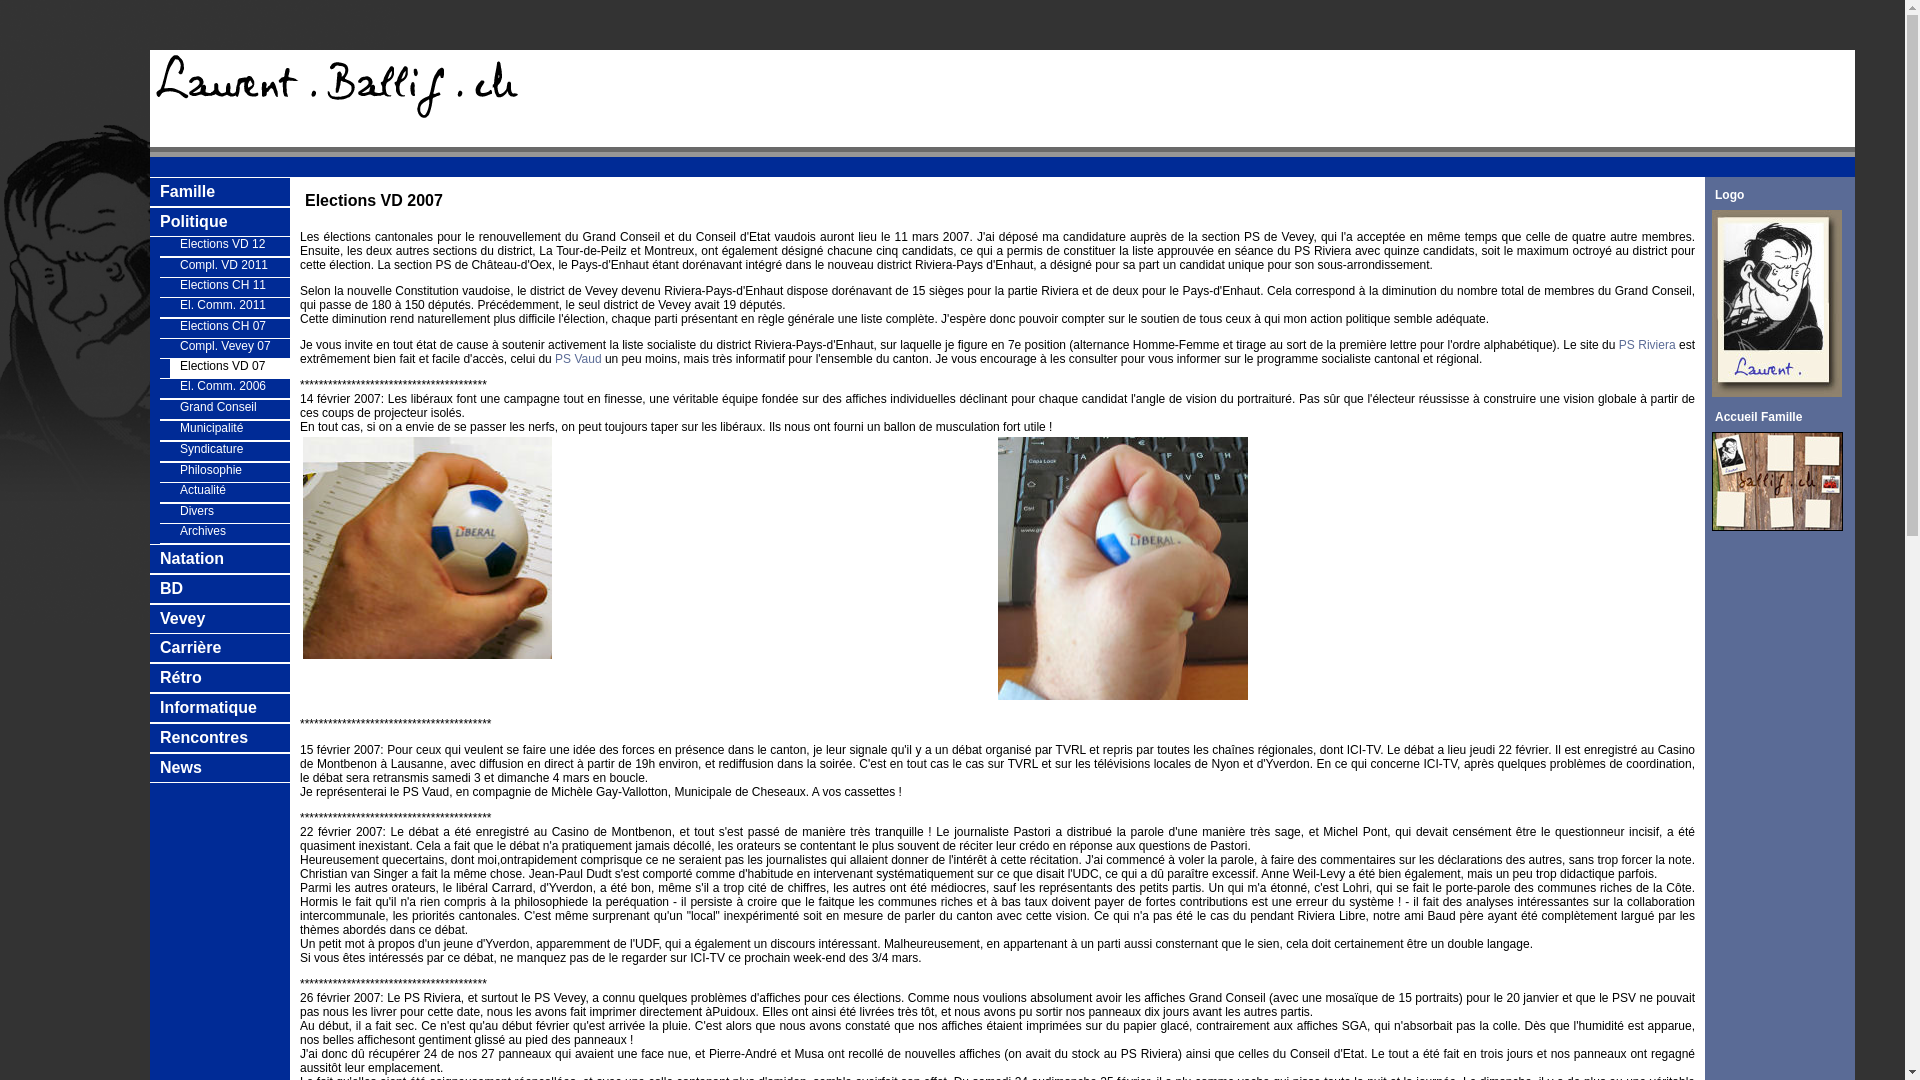 The height and width of the screenshot is (1080, 1920). Describe the element at coordinates (230, 368) in the screenshot. I see `'Elections VD 07'` at that location.